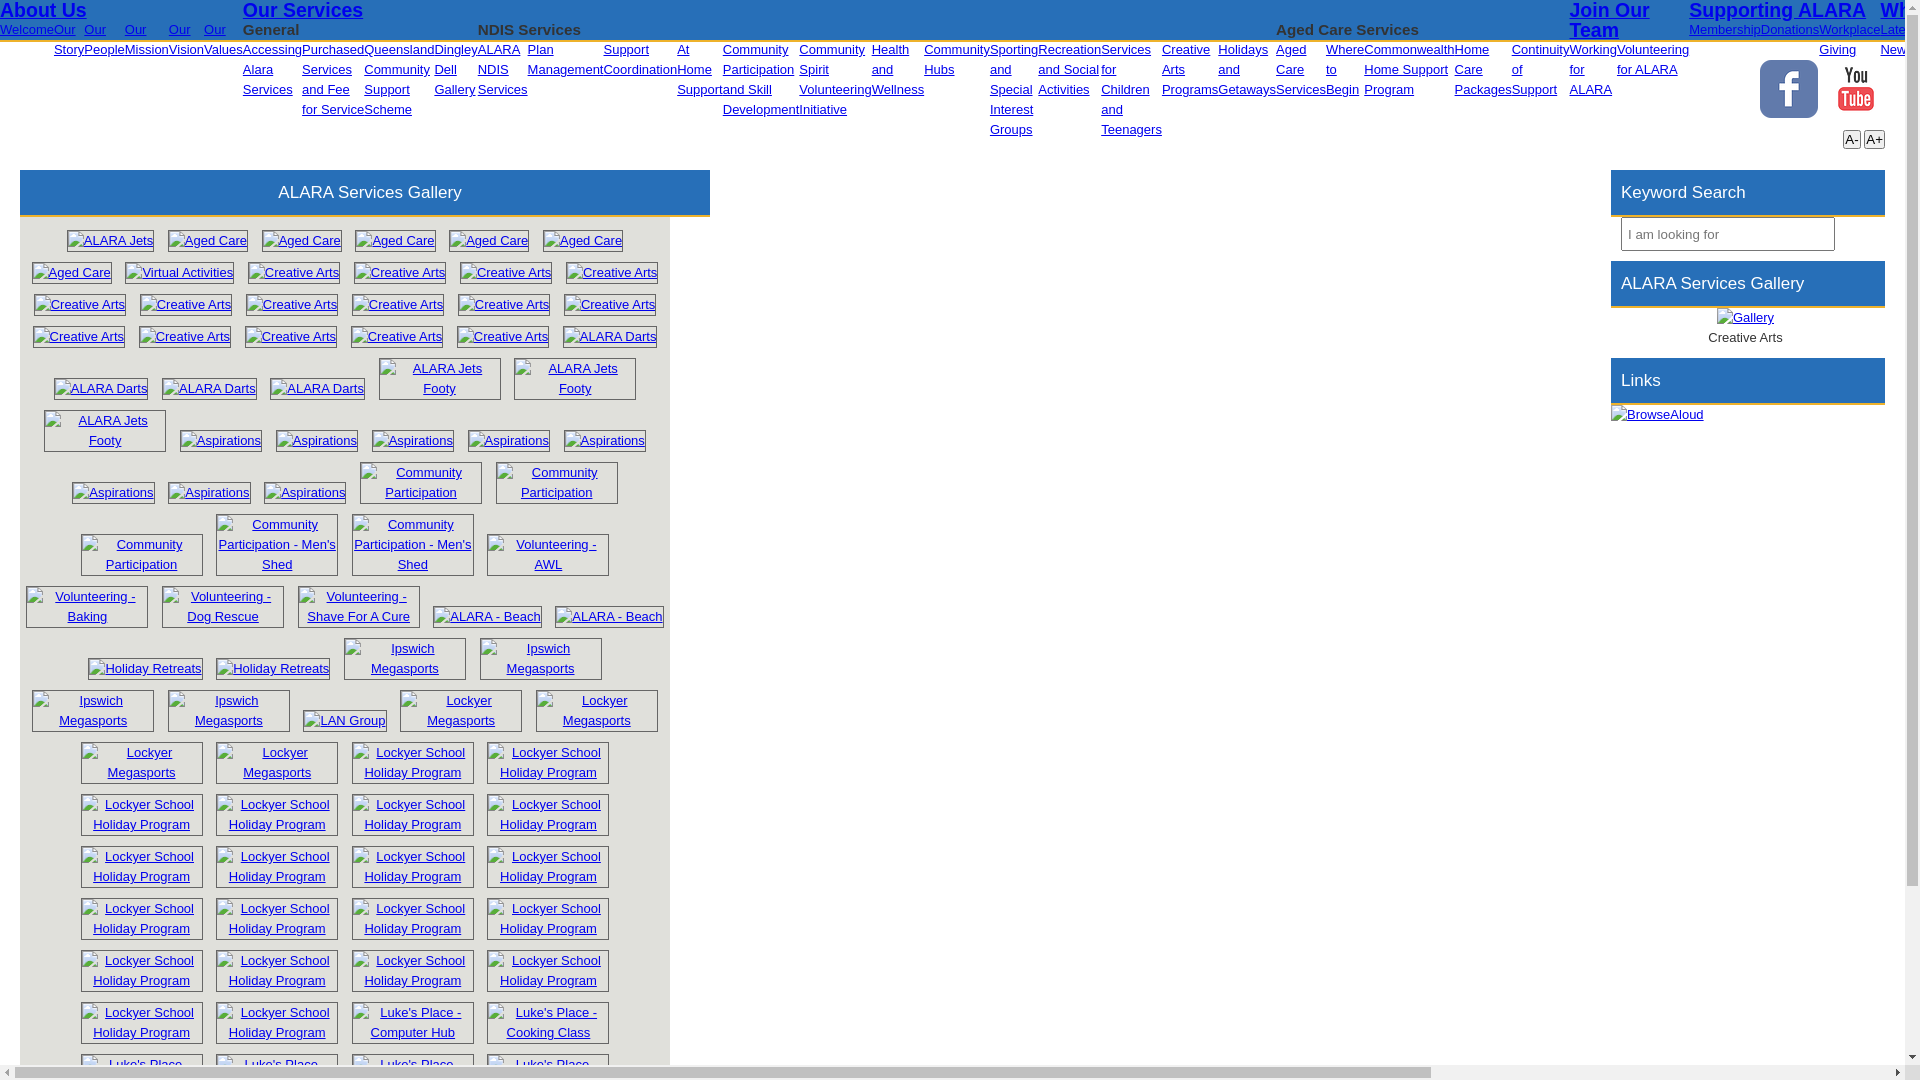 This screenshot has height=1080, width=1920. I want to click on 'Go', so click(1851, 232).